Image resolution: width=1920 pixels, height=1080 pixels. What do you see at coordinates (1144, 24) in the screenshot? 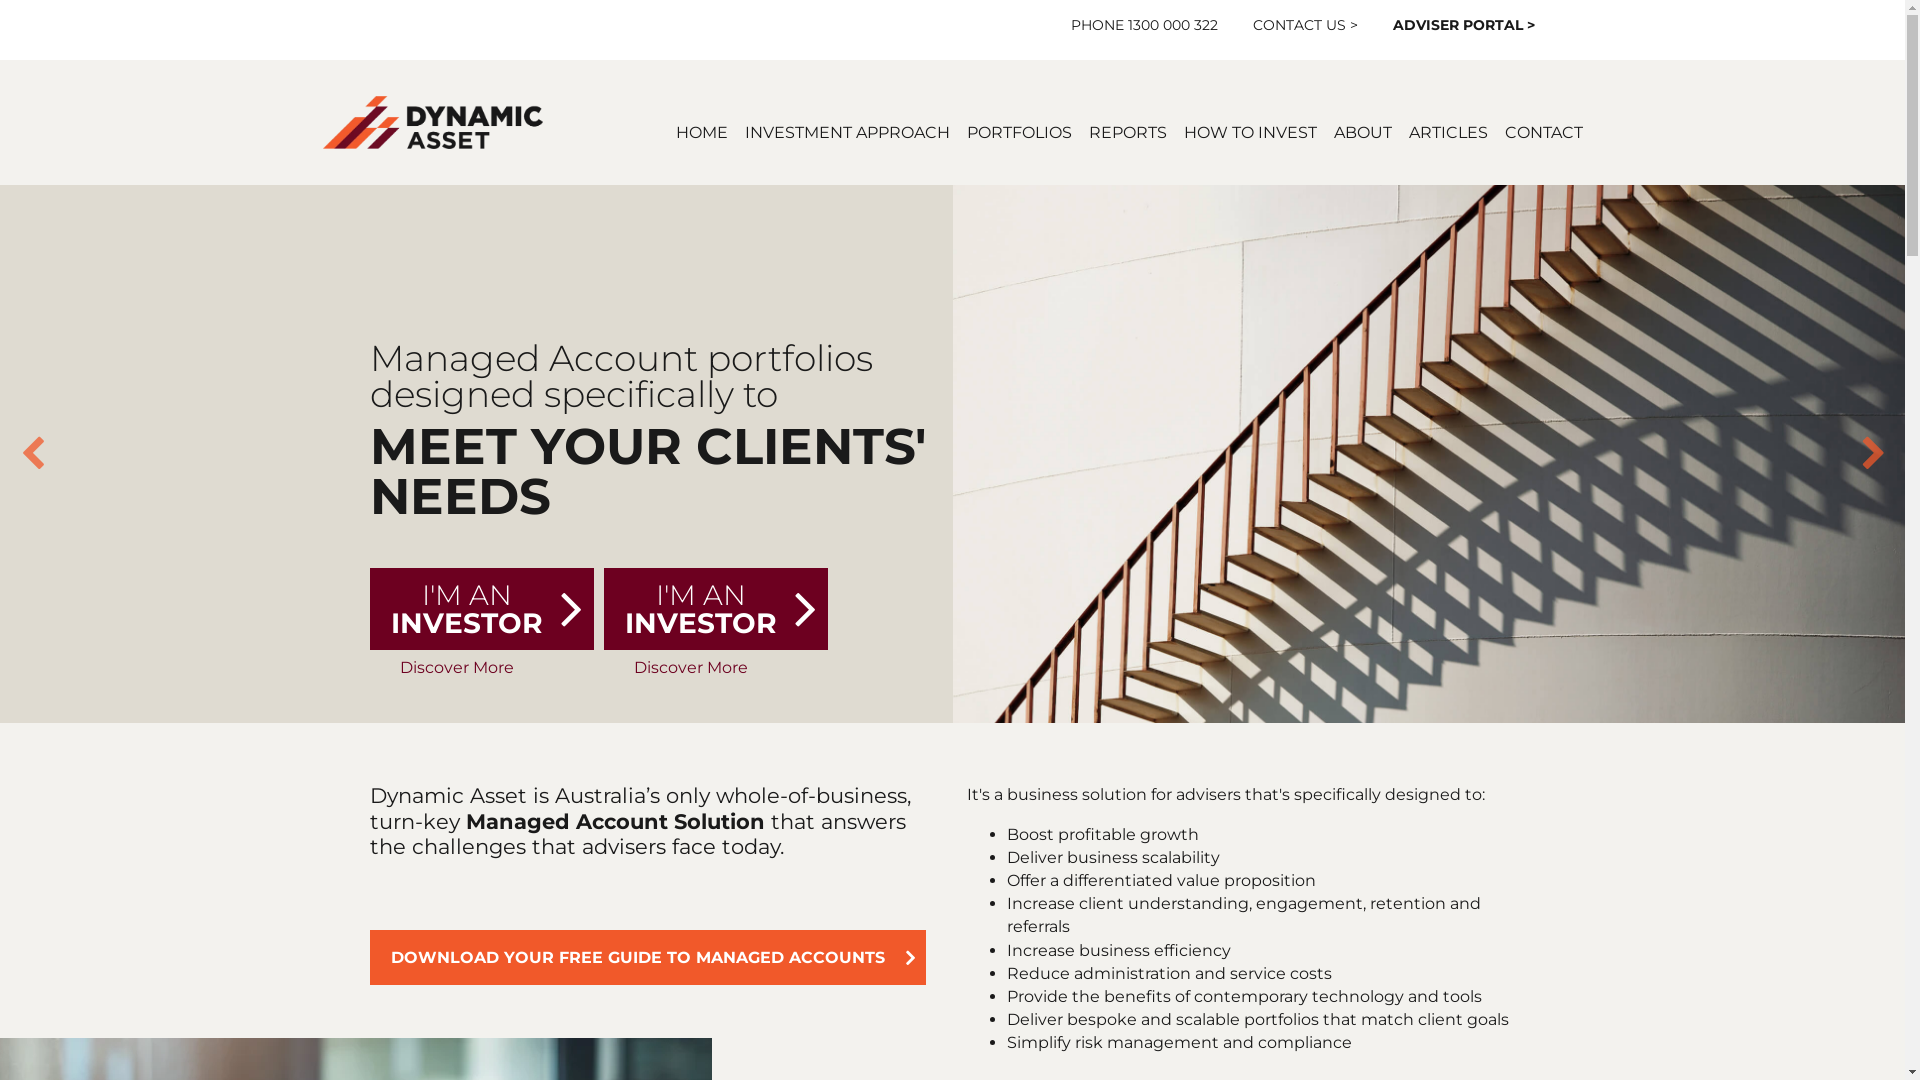
I see `'PHONE 1300 000 322'` at bounding box center [1144, 24].